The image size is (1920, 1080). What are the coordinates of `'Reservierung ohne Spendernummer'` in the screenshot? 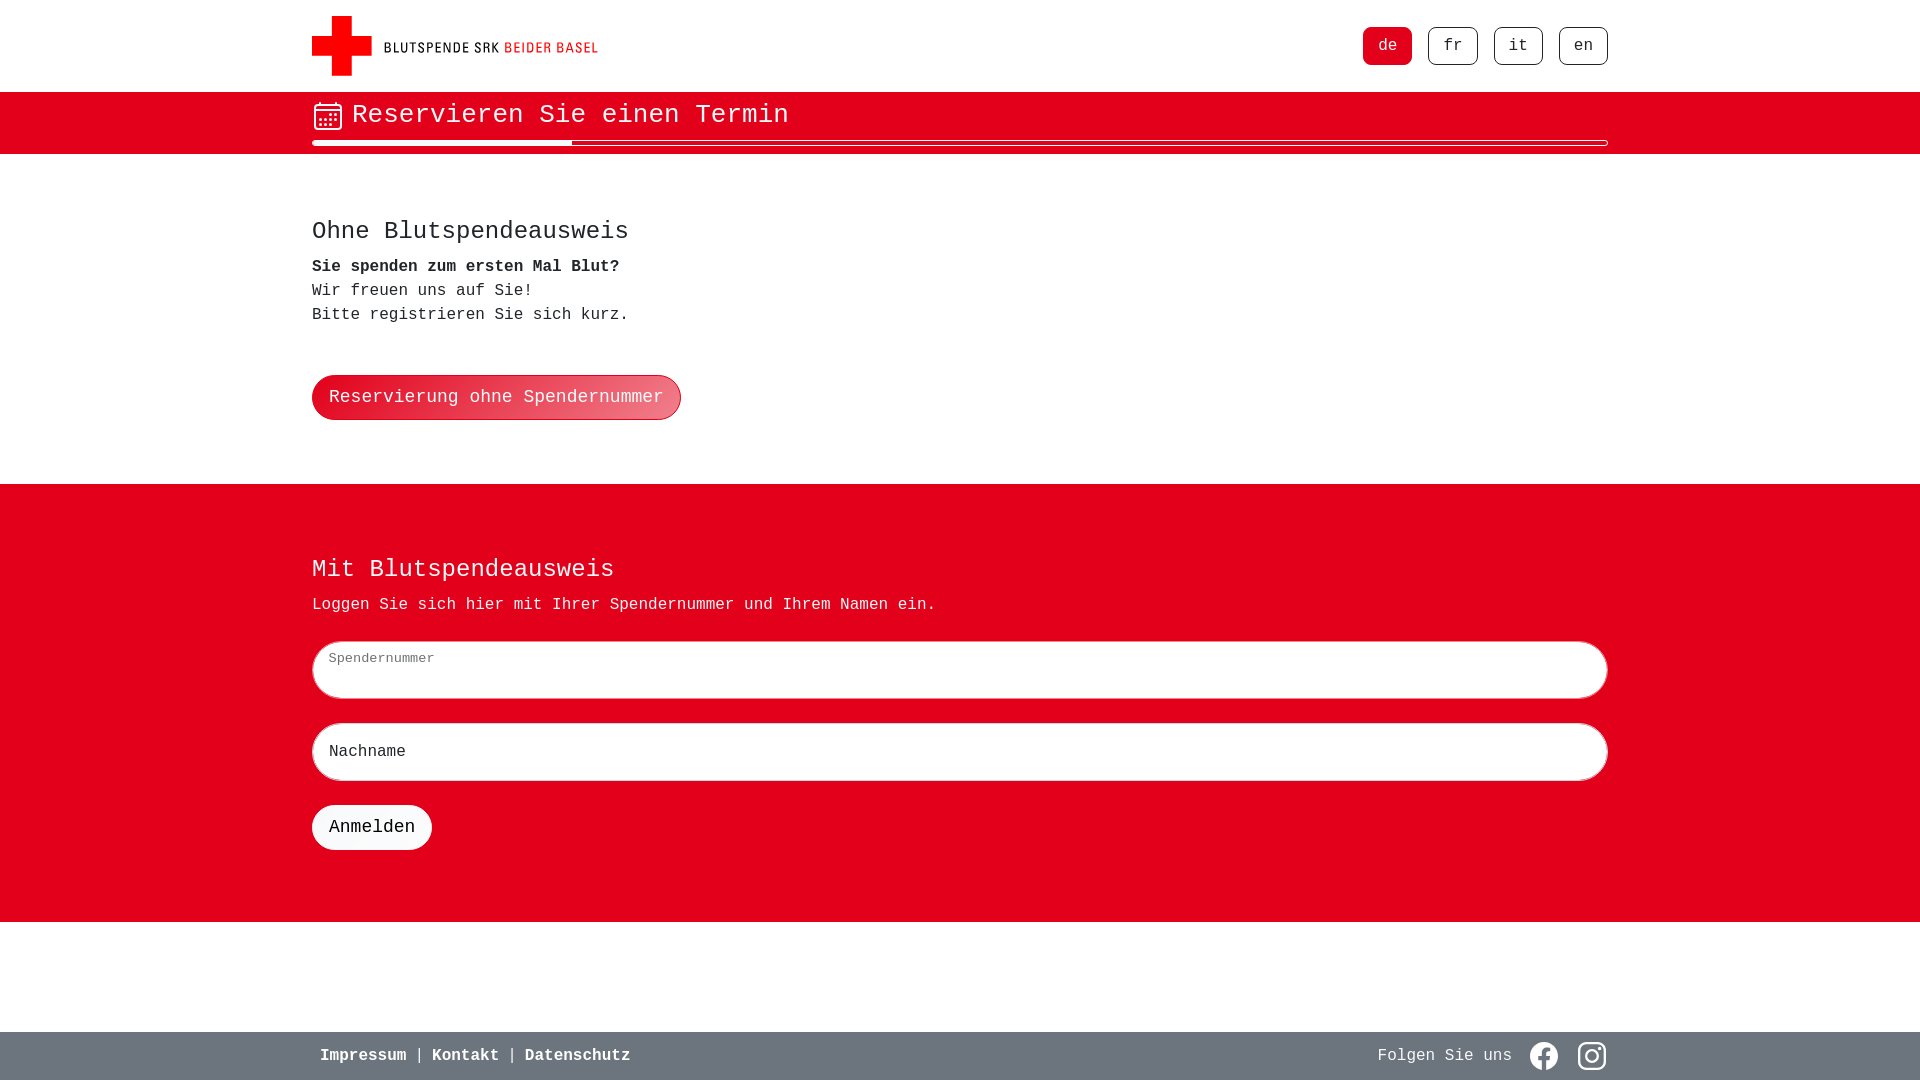 It's located at (496, 397).